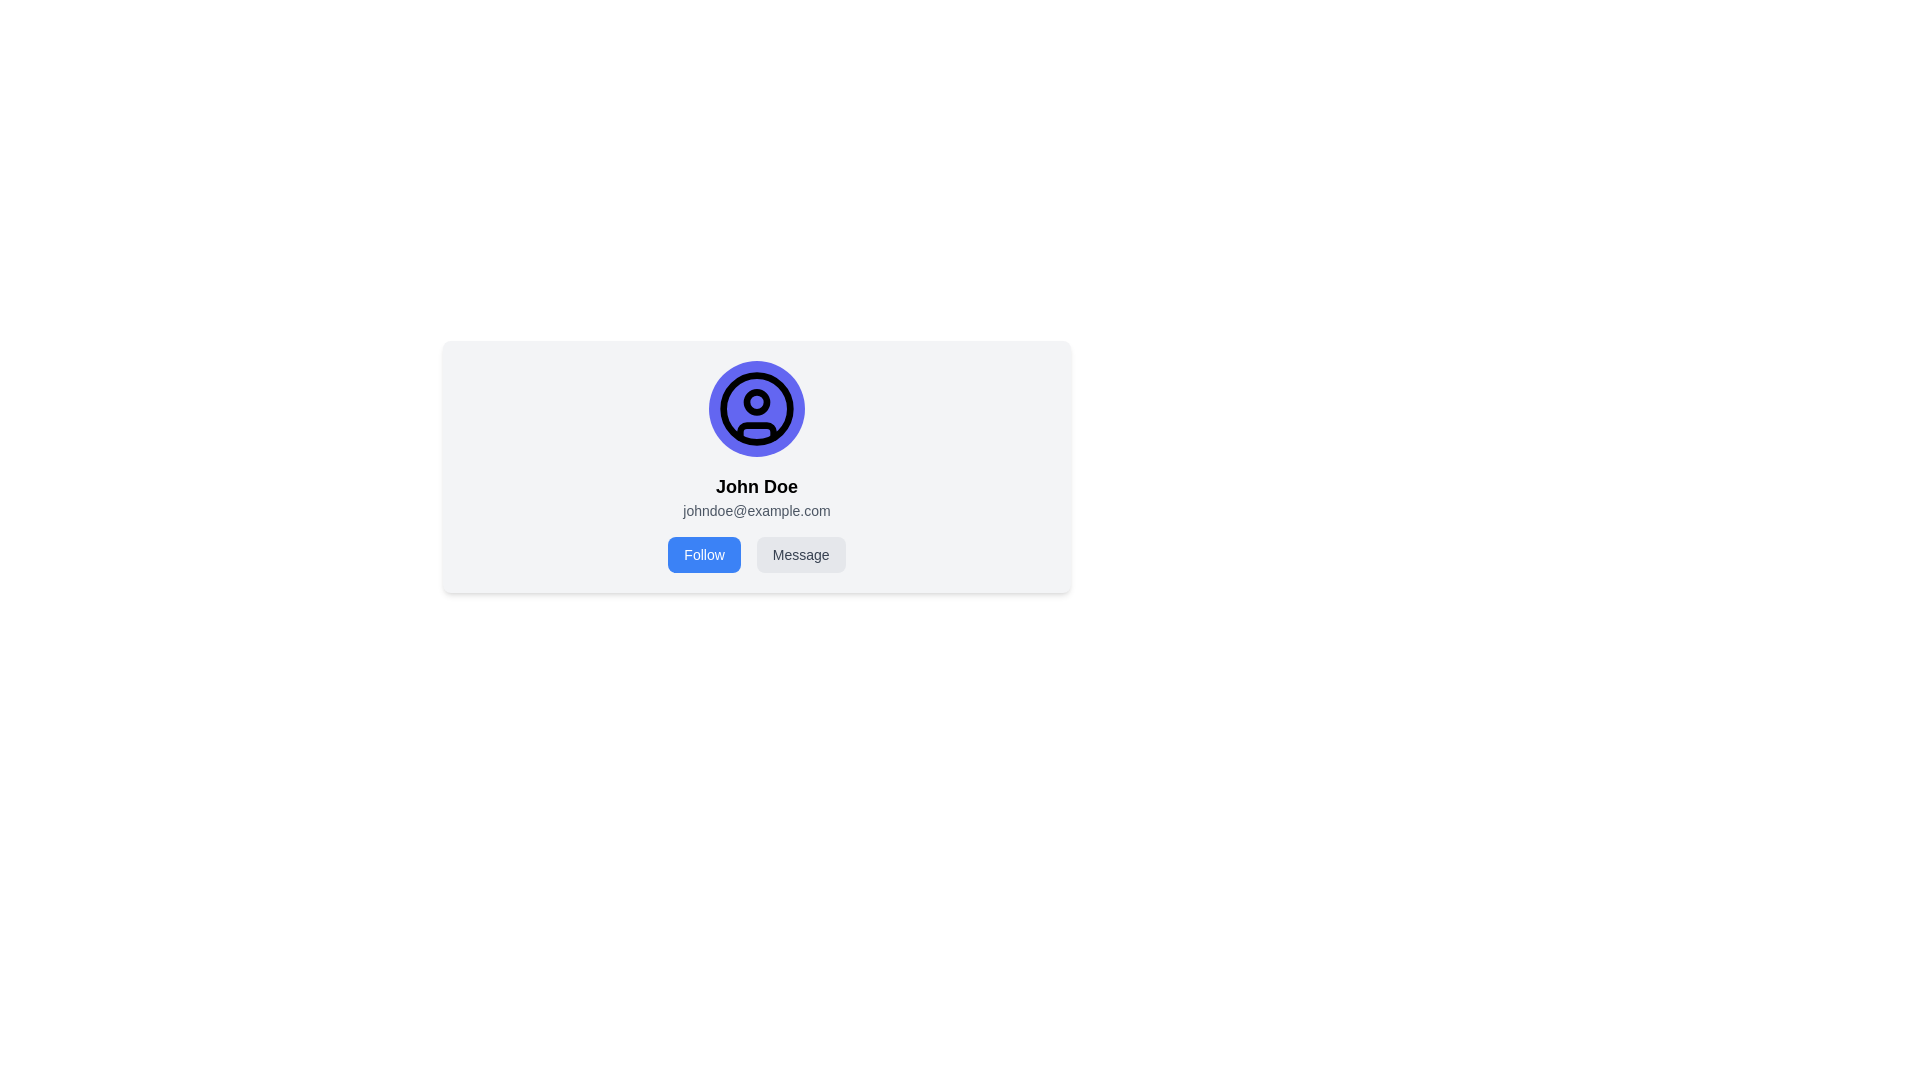 This screenshot has width=1920, height=1080. What do you see at coordinates (756, 509) in the screenshot?
I see `the text element displaying 'johndoe@example.com', which is positioned below 'John Doe' in the profile card layout` at bounding box center [756, 509].